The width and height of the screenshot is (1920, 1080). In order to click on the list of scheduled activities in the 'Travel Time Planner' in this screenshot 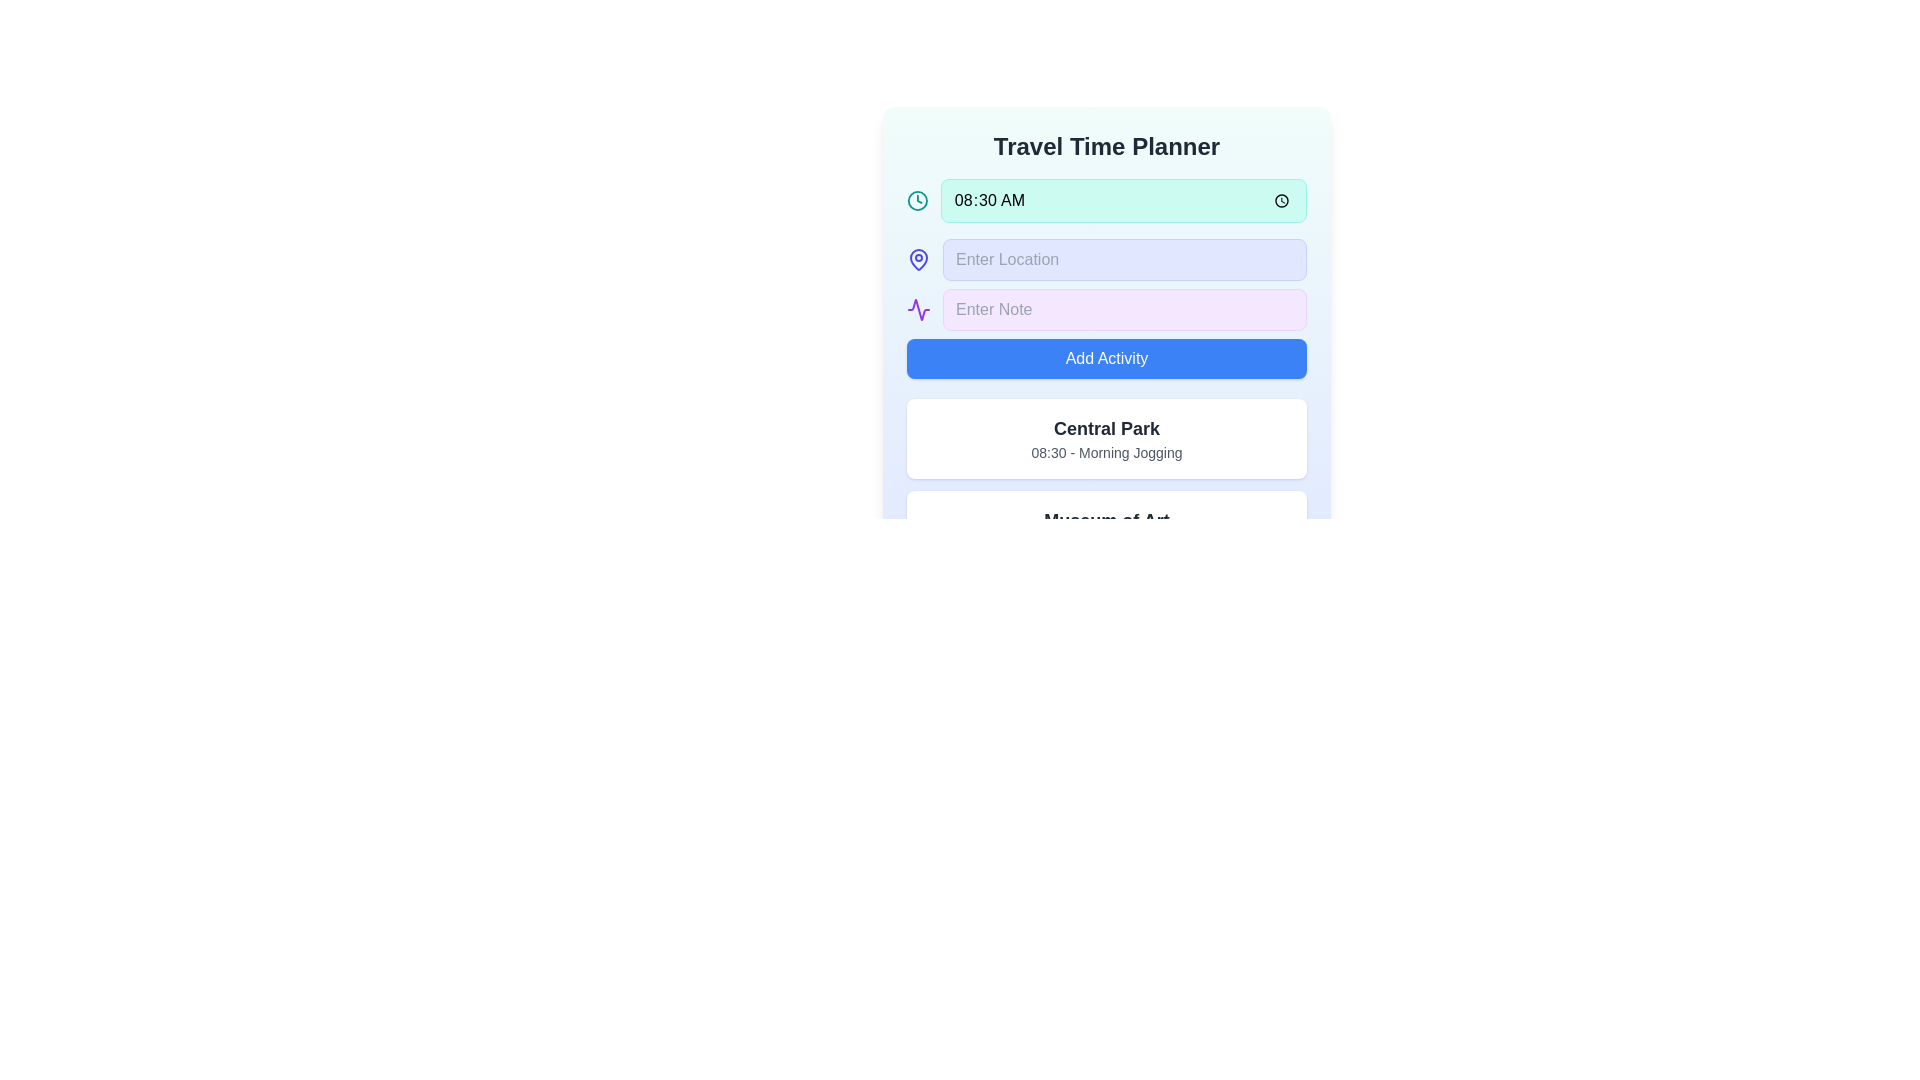, I will do `click(1106, 485)`.